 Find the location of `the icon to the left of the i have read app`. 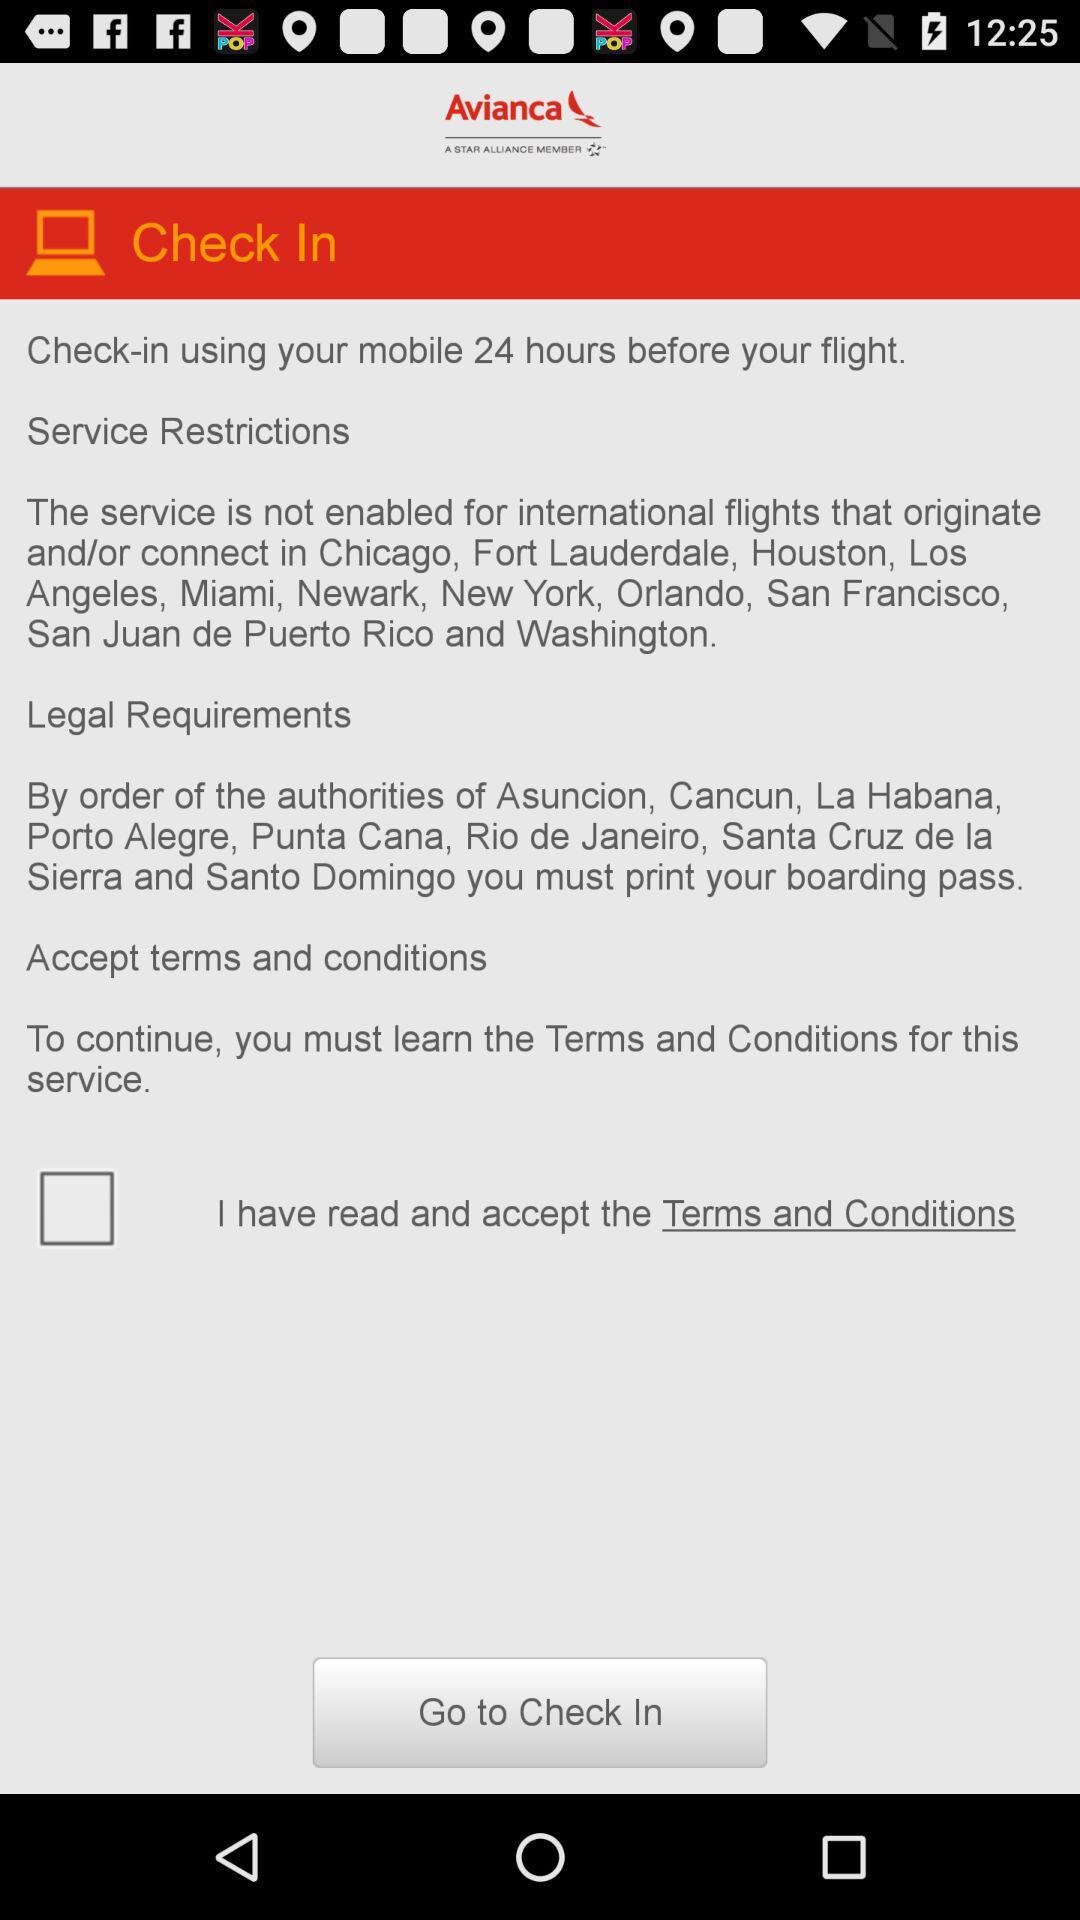

the icon to the left of the i have read app is located at coordinates (108, 1205).